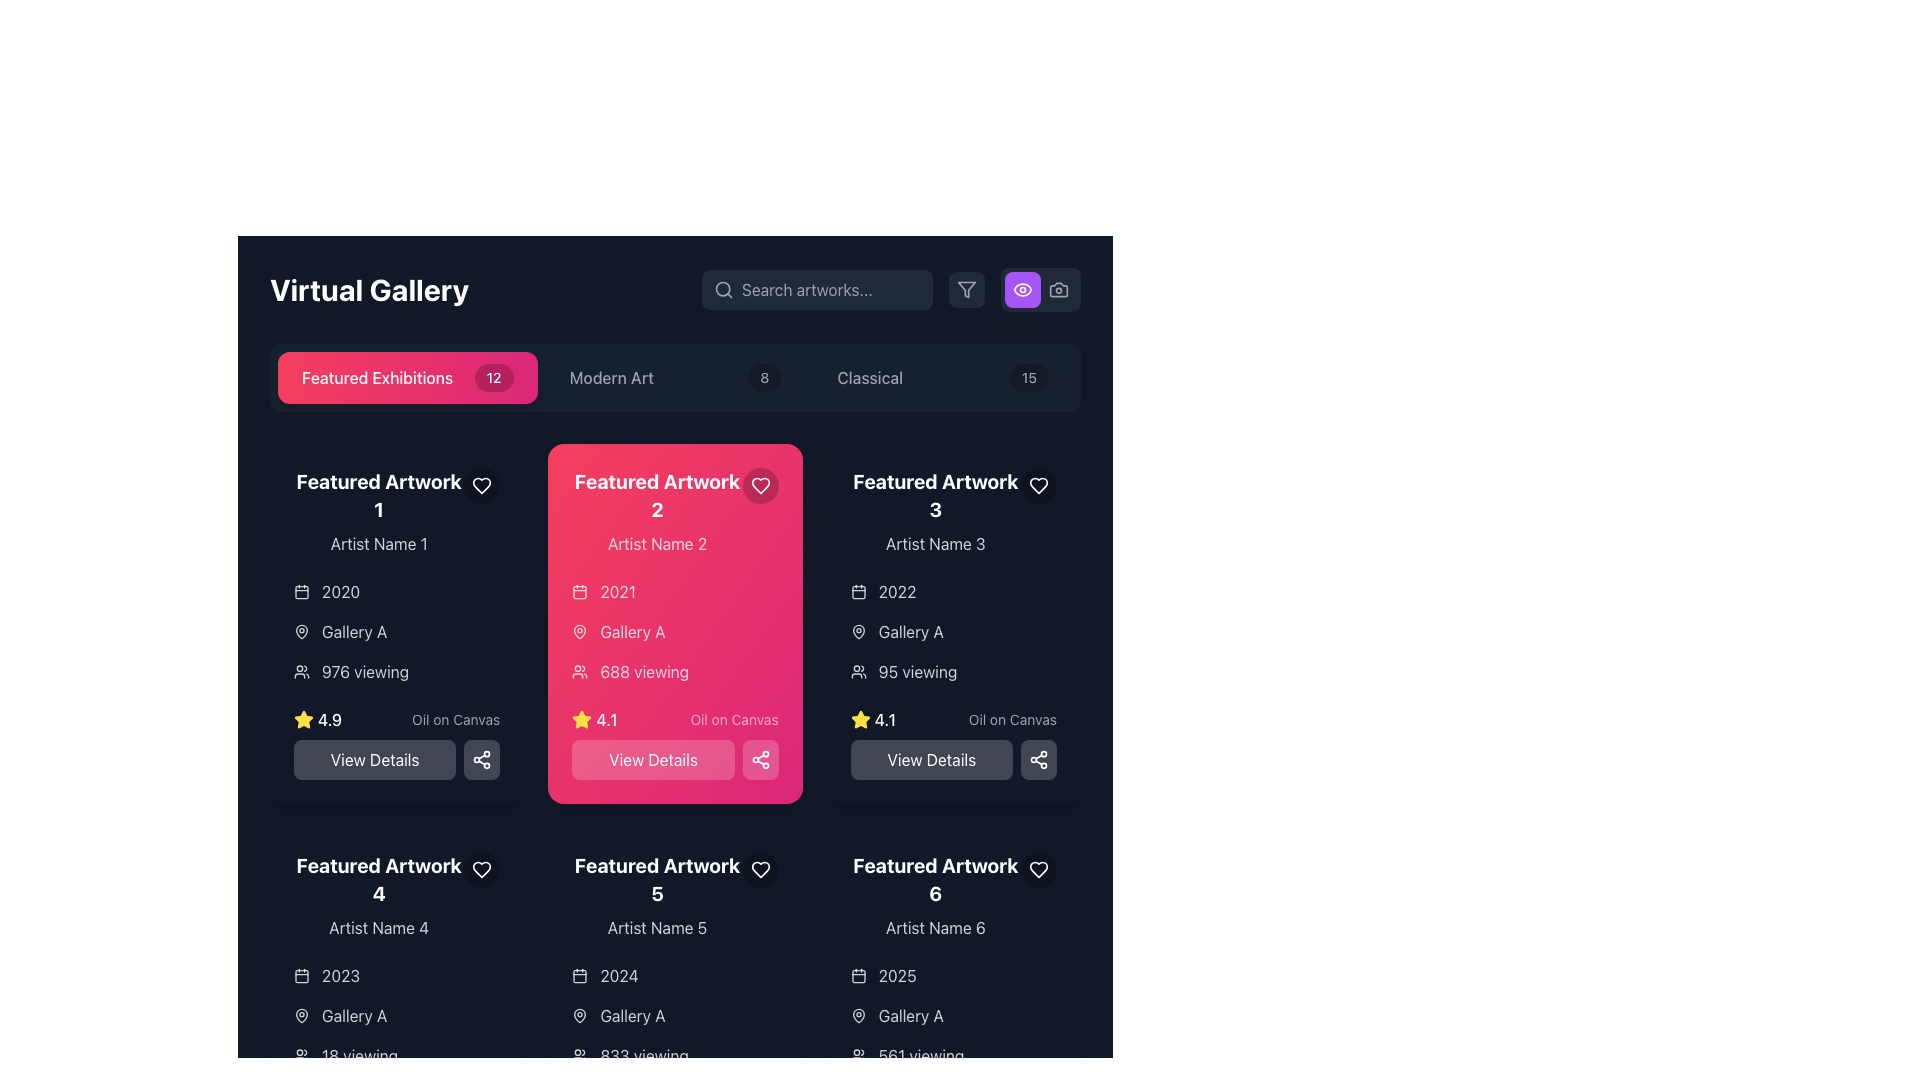  I want to click on the button with a dark gray background and white text reading 'View Details', so click(952, 759).